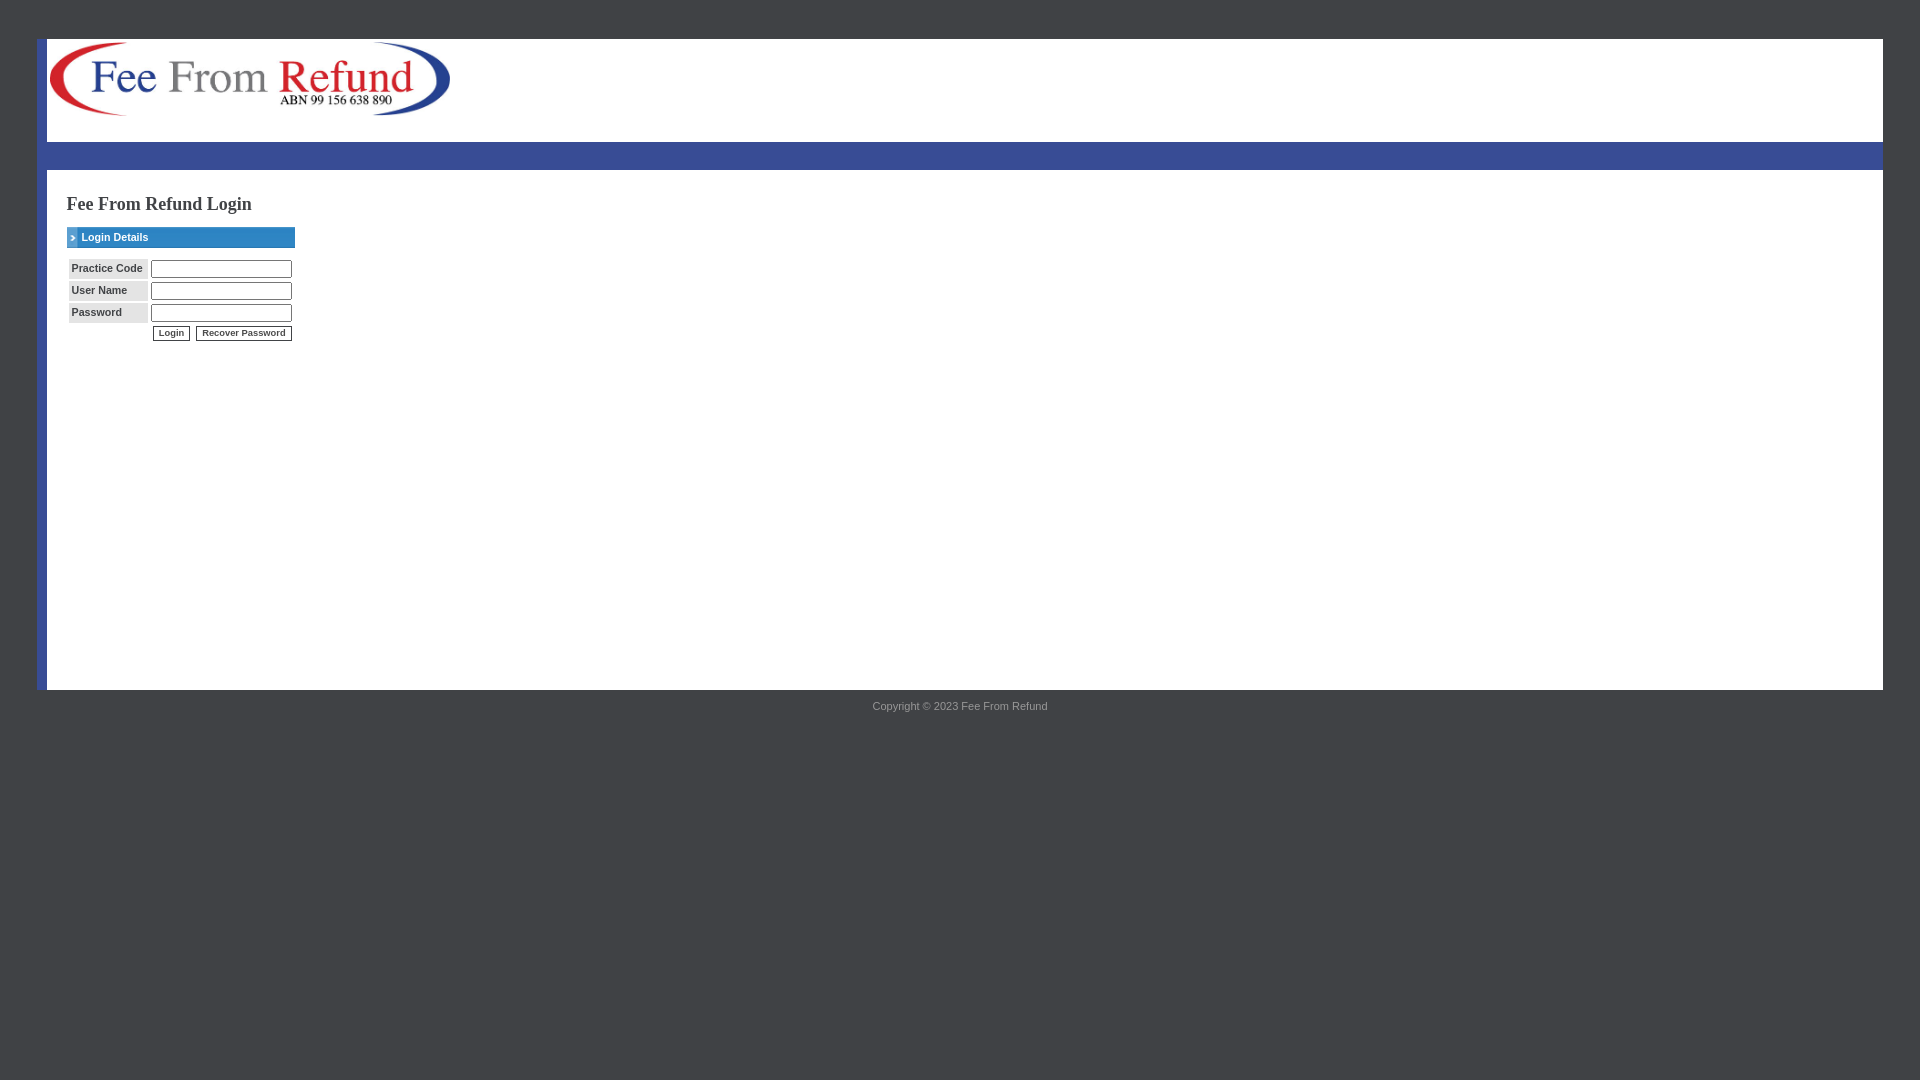  I want to click on 'Login', so click(171, 332).